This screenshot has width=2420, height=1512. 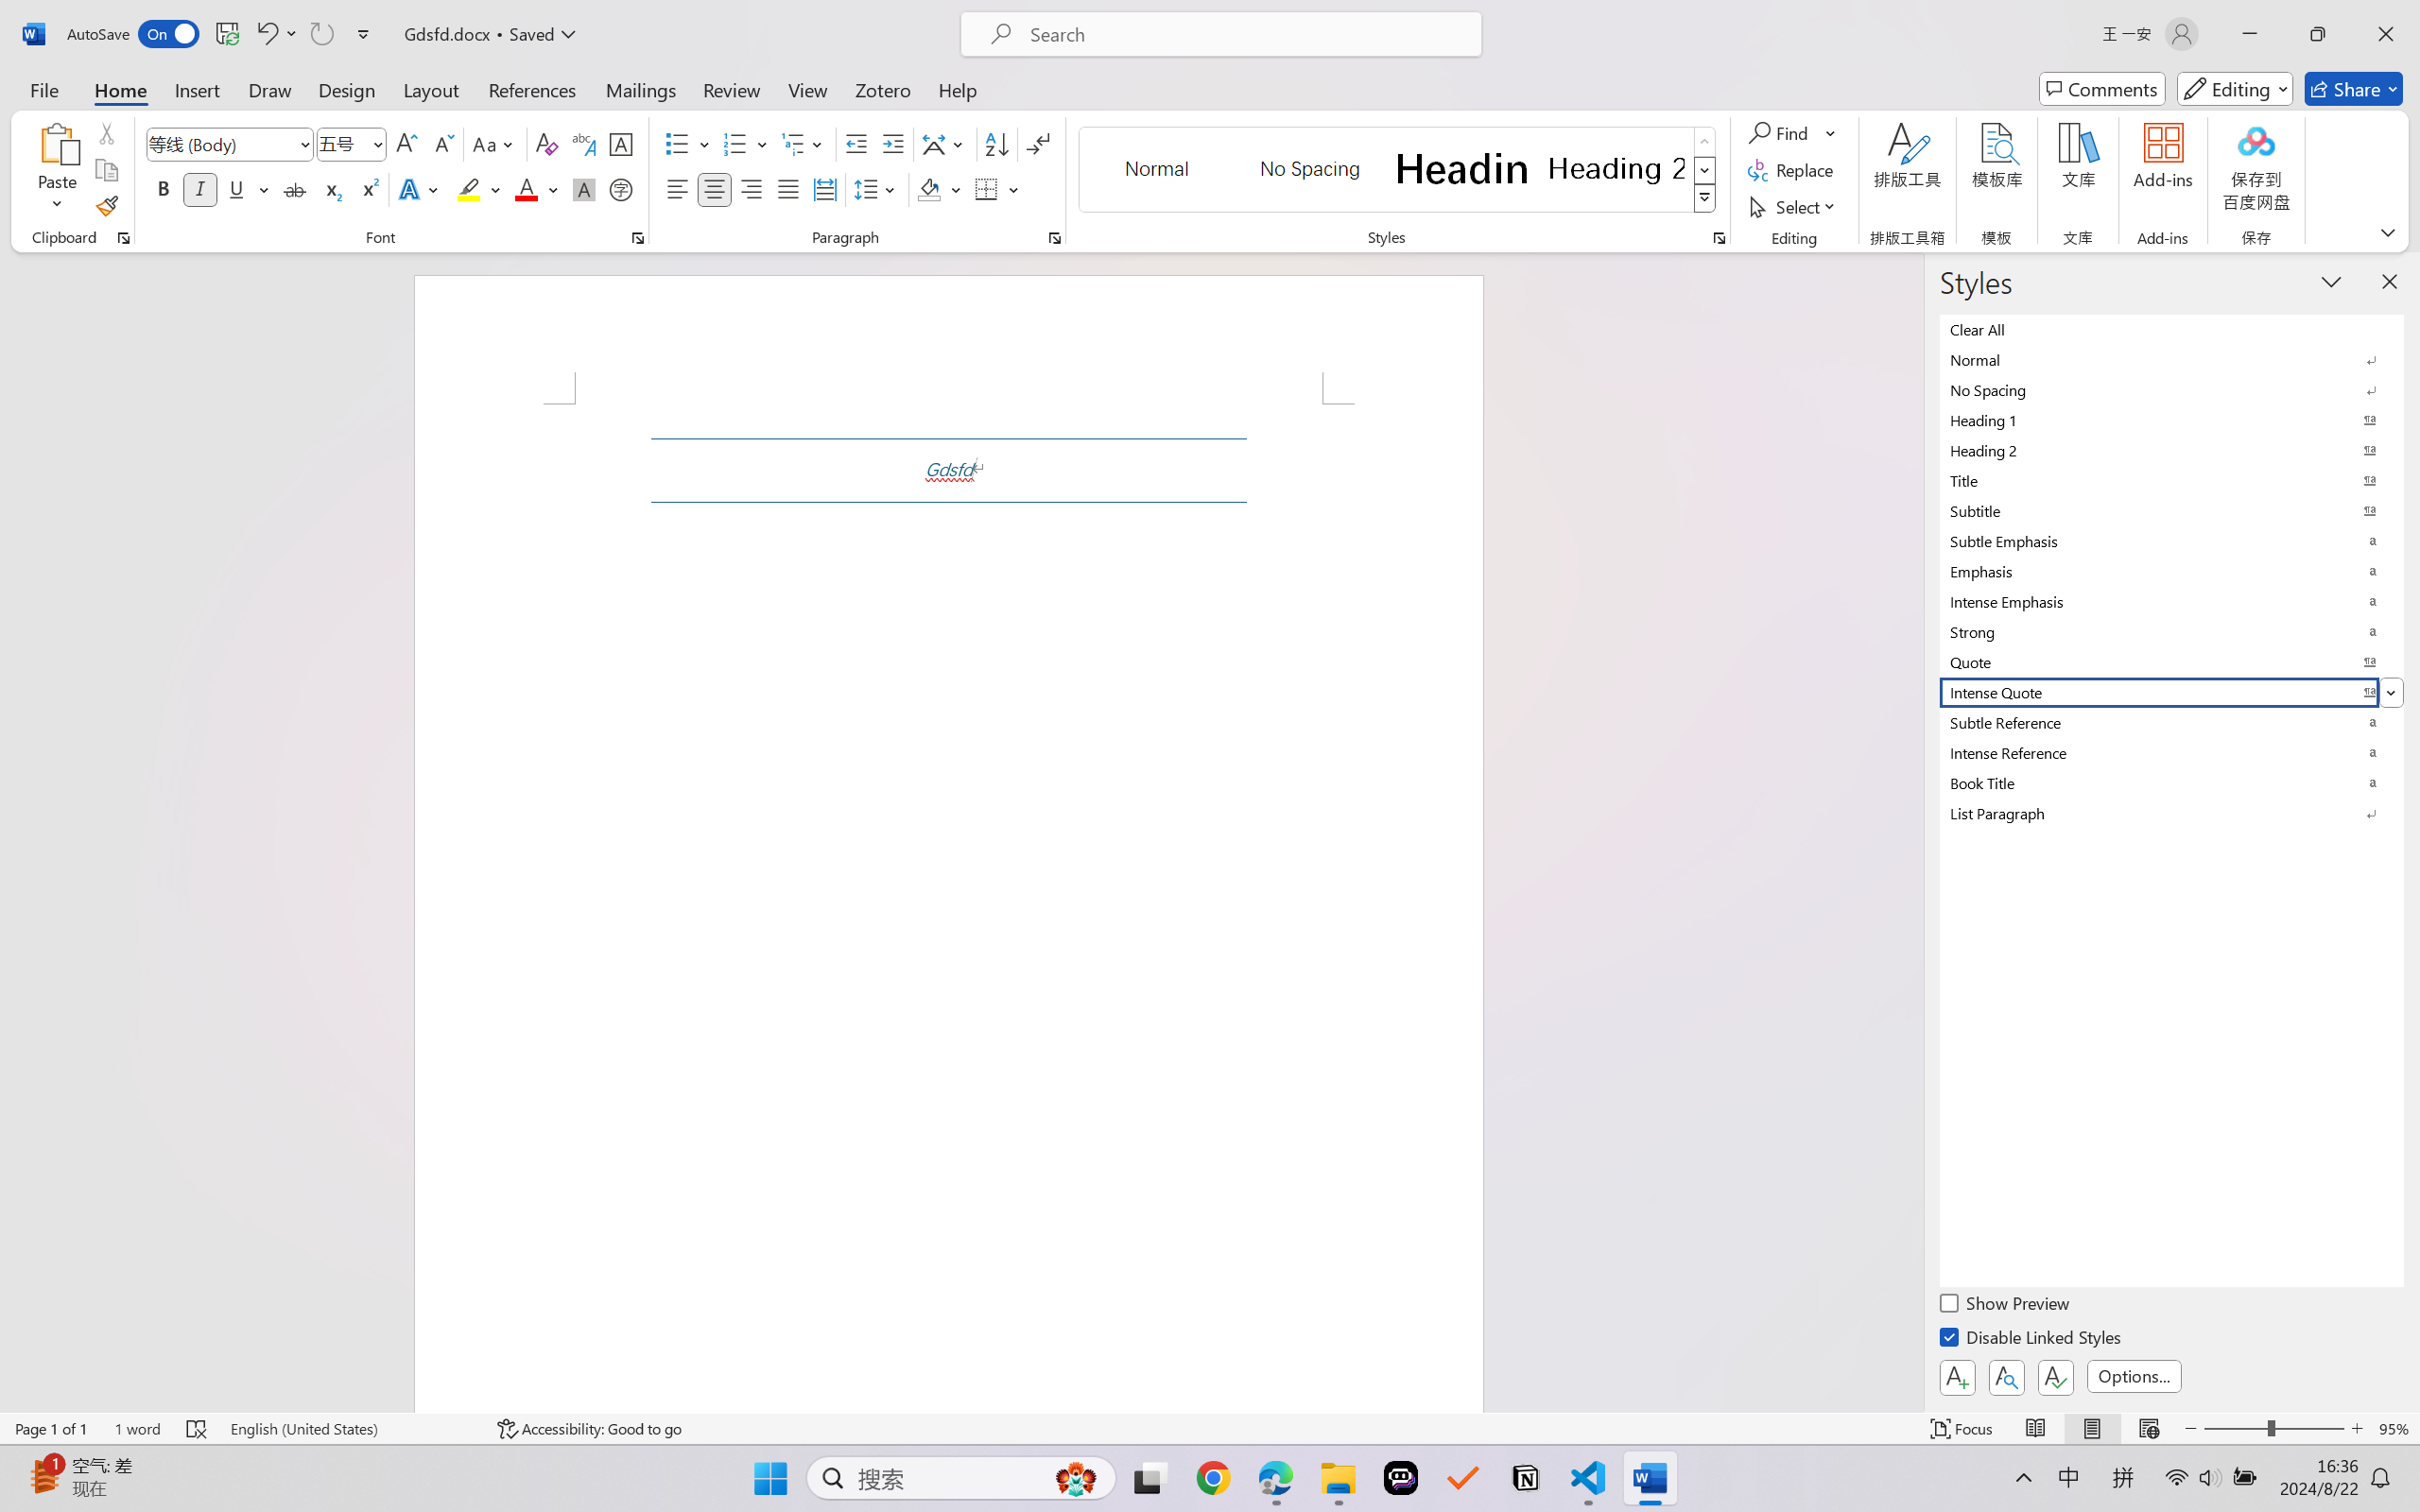 What do you see at coordinates (2331, 281) in the screenshot?
I see `'Task Pane Options'` at bounding box center [2331, 281].